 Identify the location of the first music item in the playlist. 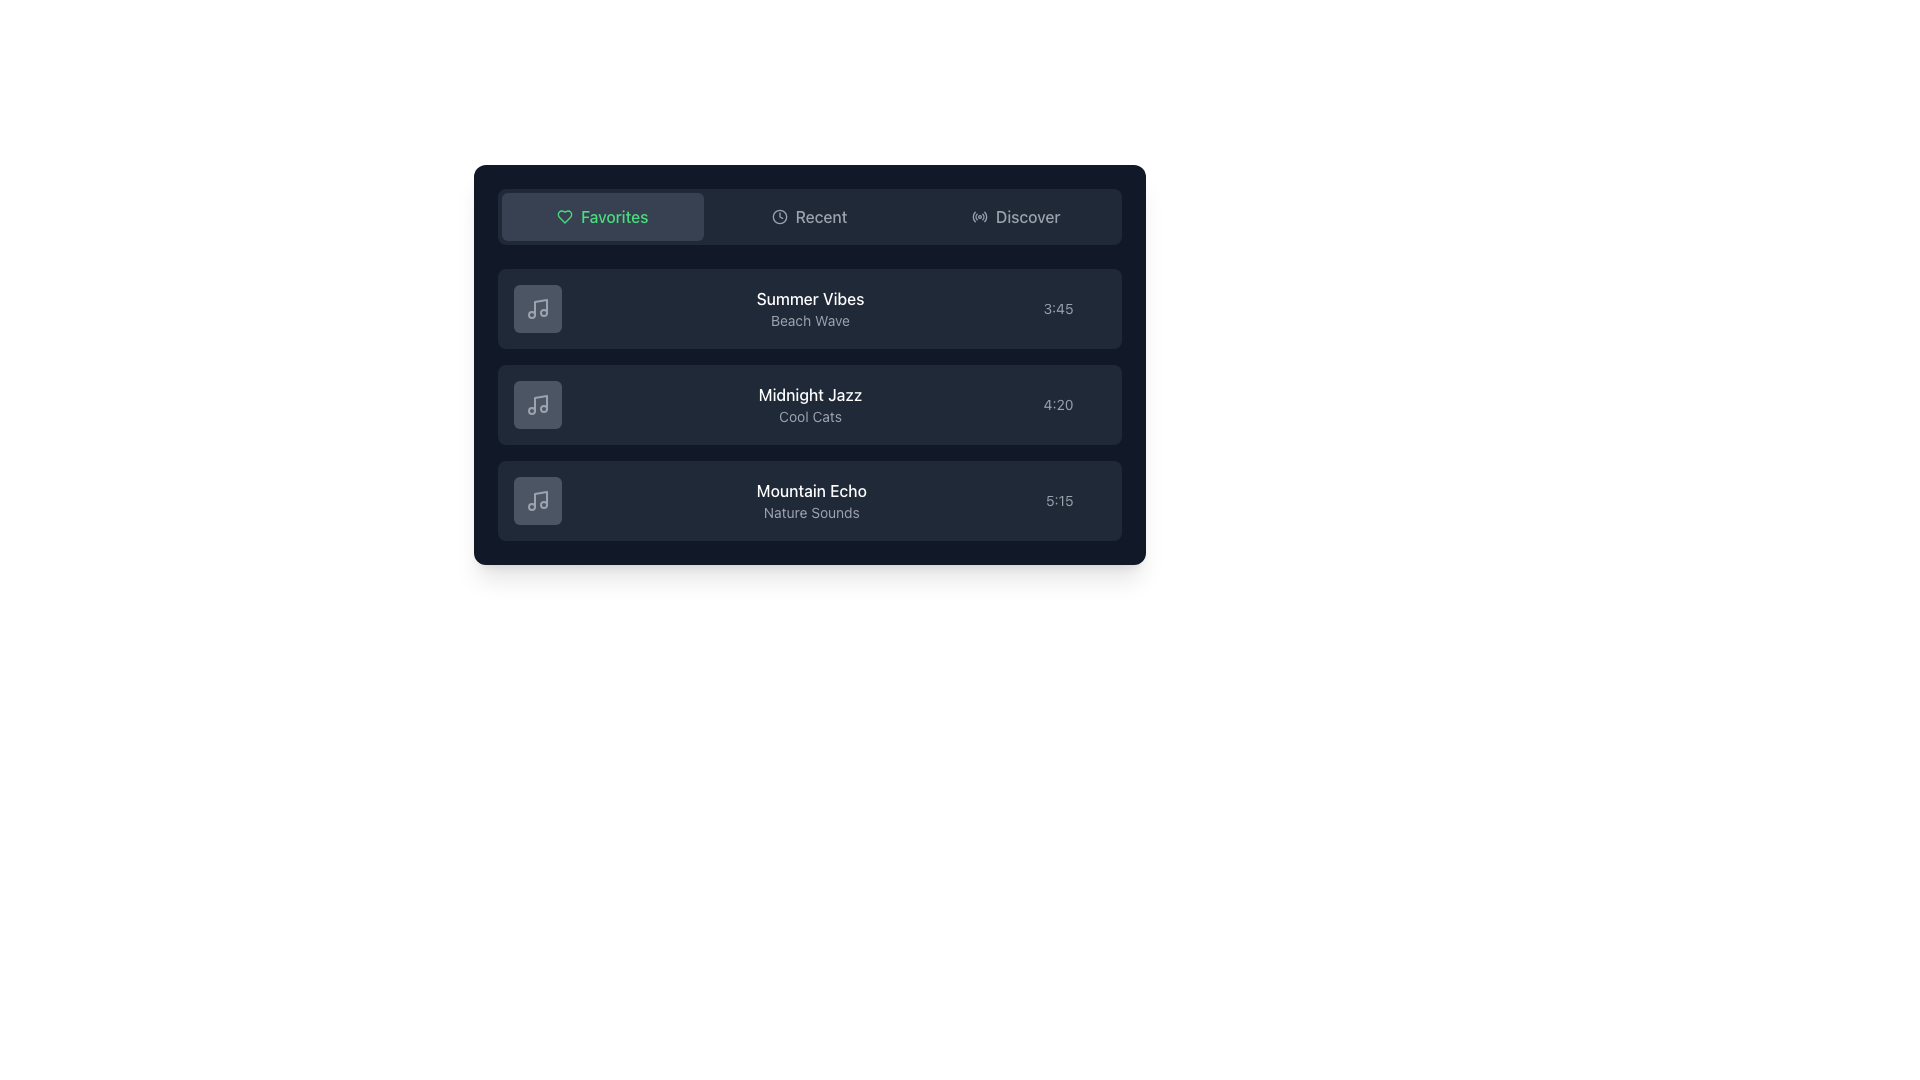
(809, 308).